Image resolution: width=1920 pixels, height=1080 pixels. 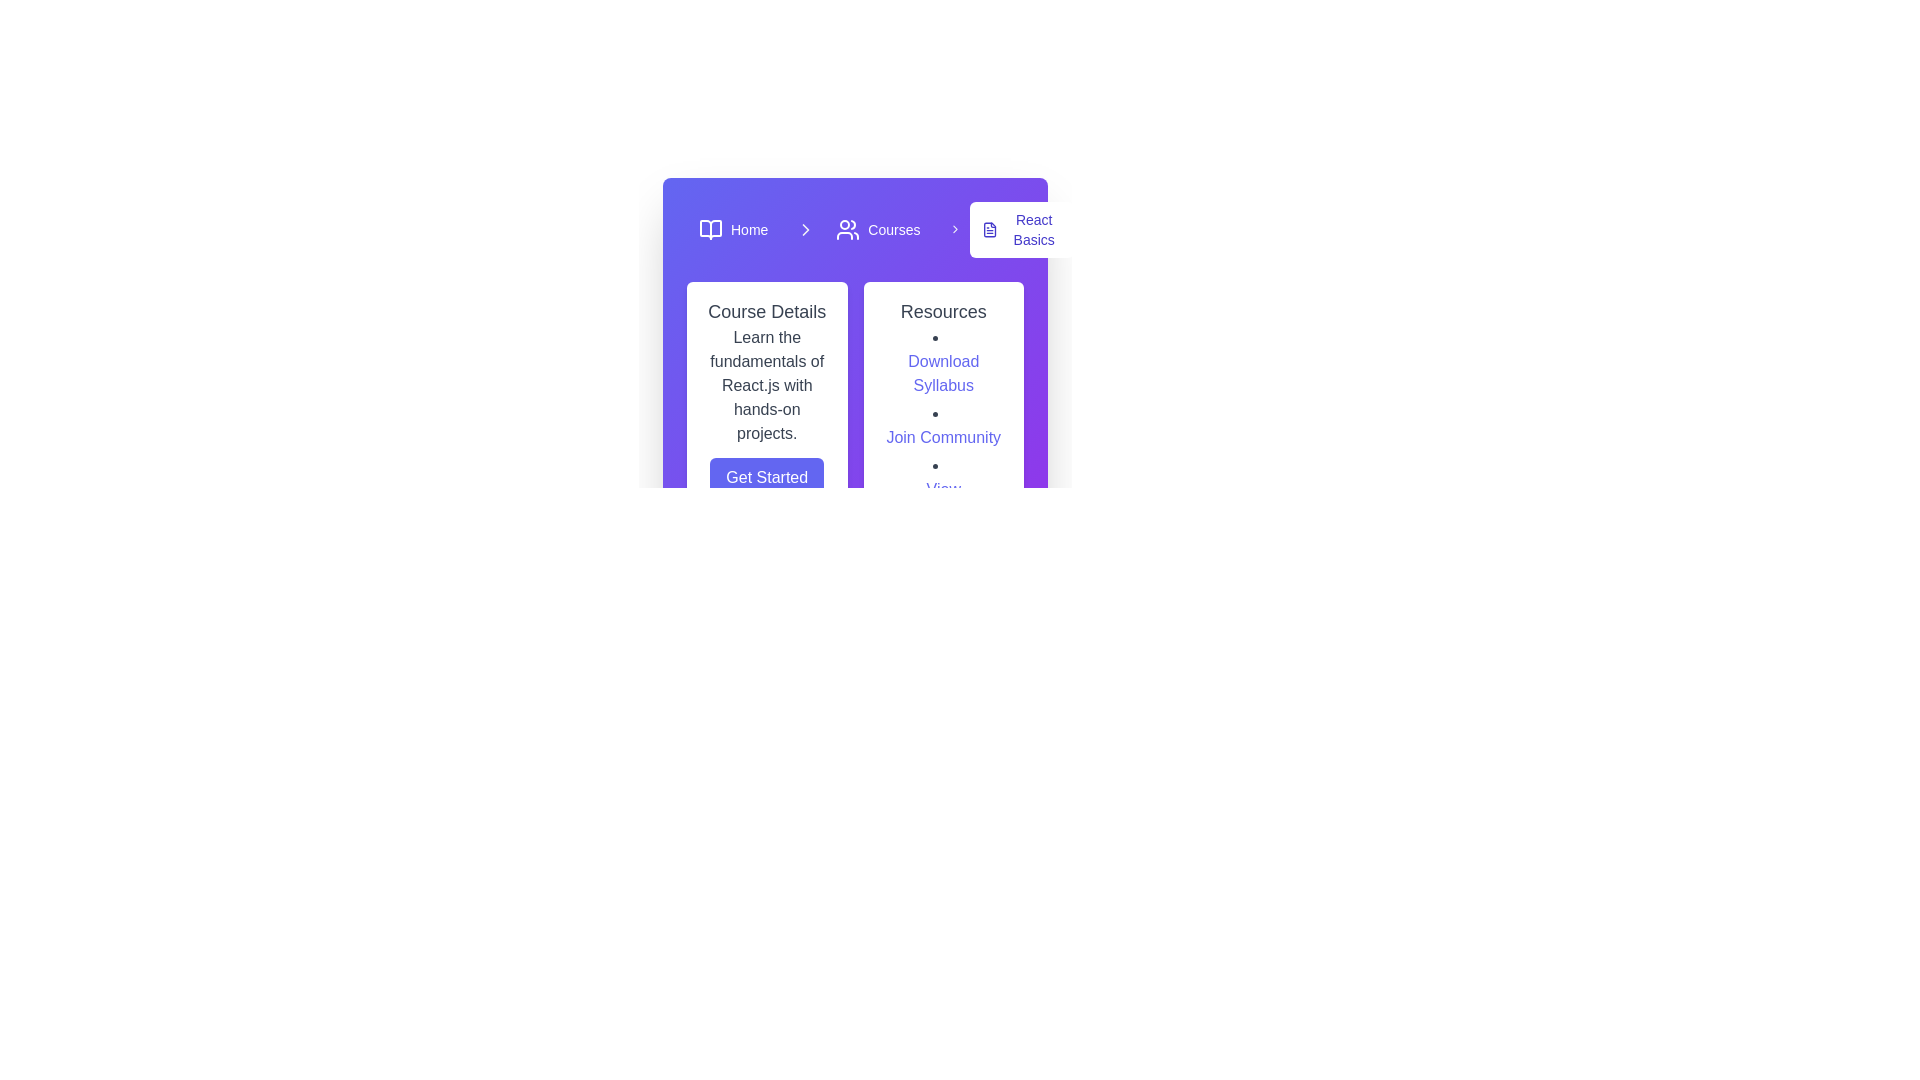 What do you see at coordinates (878, 229) in the screenshot?
I see `the 'Courses' button, which features an icon and a text label` at bounding box center [878, 229].